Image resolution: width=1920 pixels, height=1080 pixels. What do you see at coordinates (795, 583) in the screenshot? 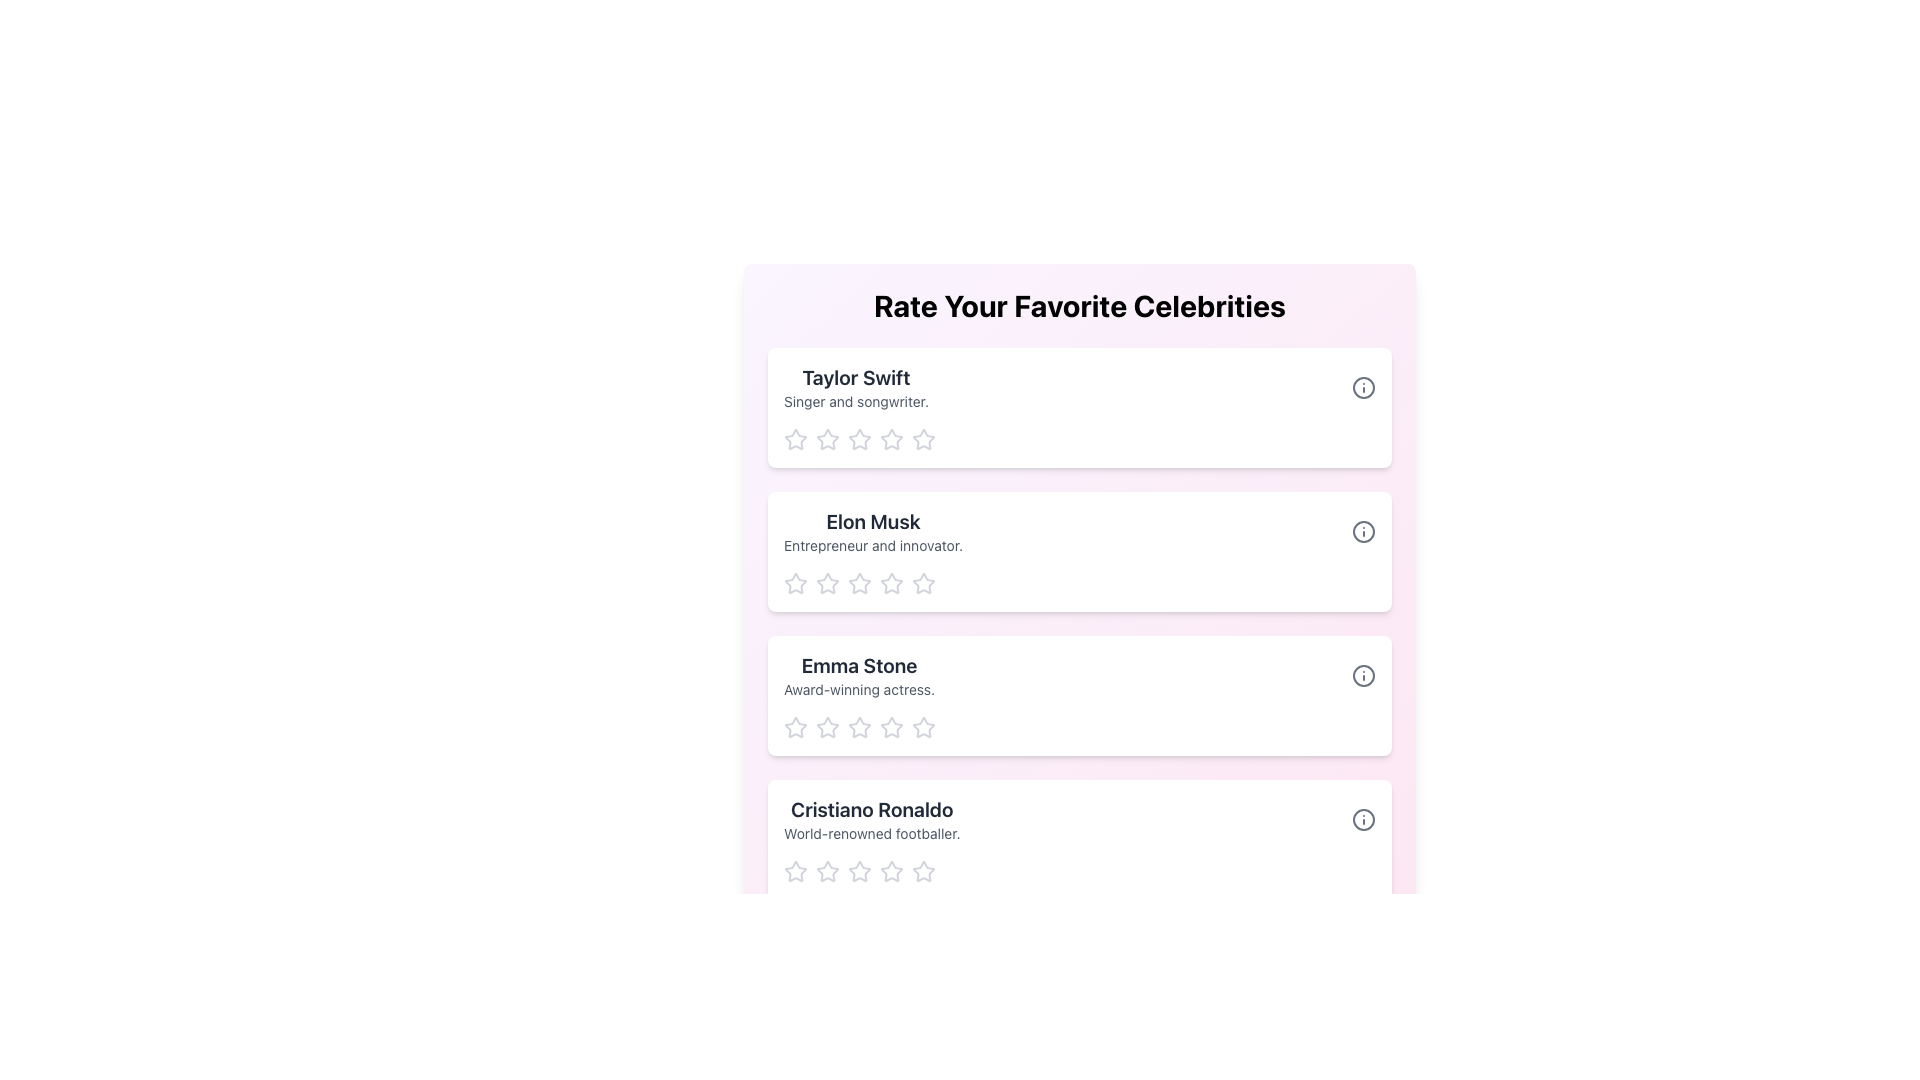
I see `the first Rating Star Icon to rate Elon Musk with one star in the 'Rate Your Favorite Celebrities' section` at bounding box center [795, 583].